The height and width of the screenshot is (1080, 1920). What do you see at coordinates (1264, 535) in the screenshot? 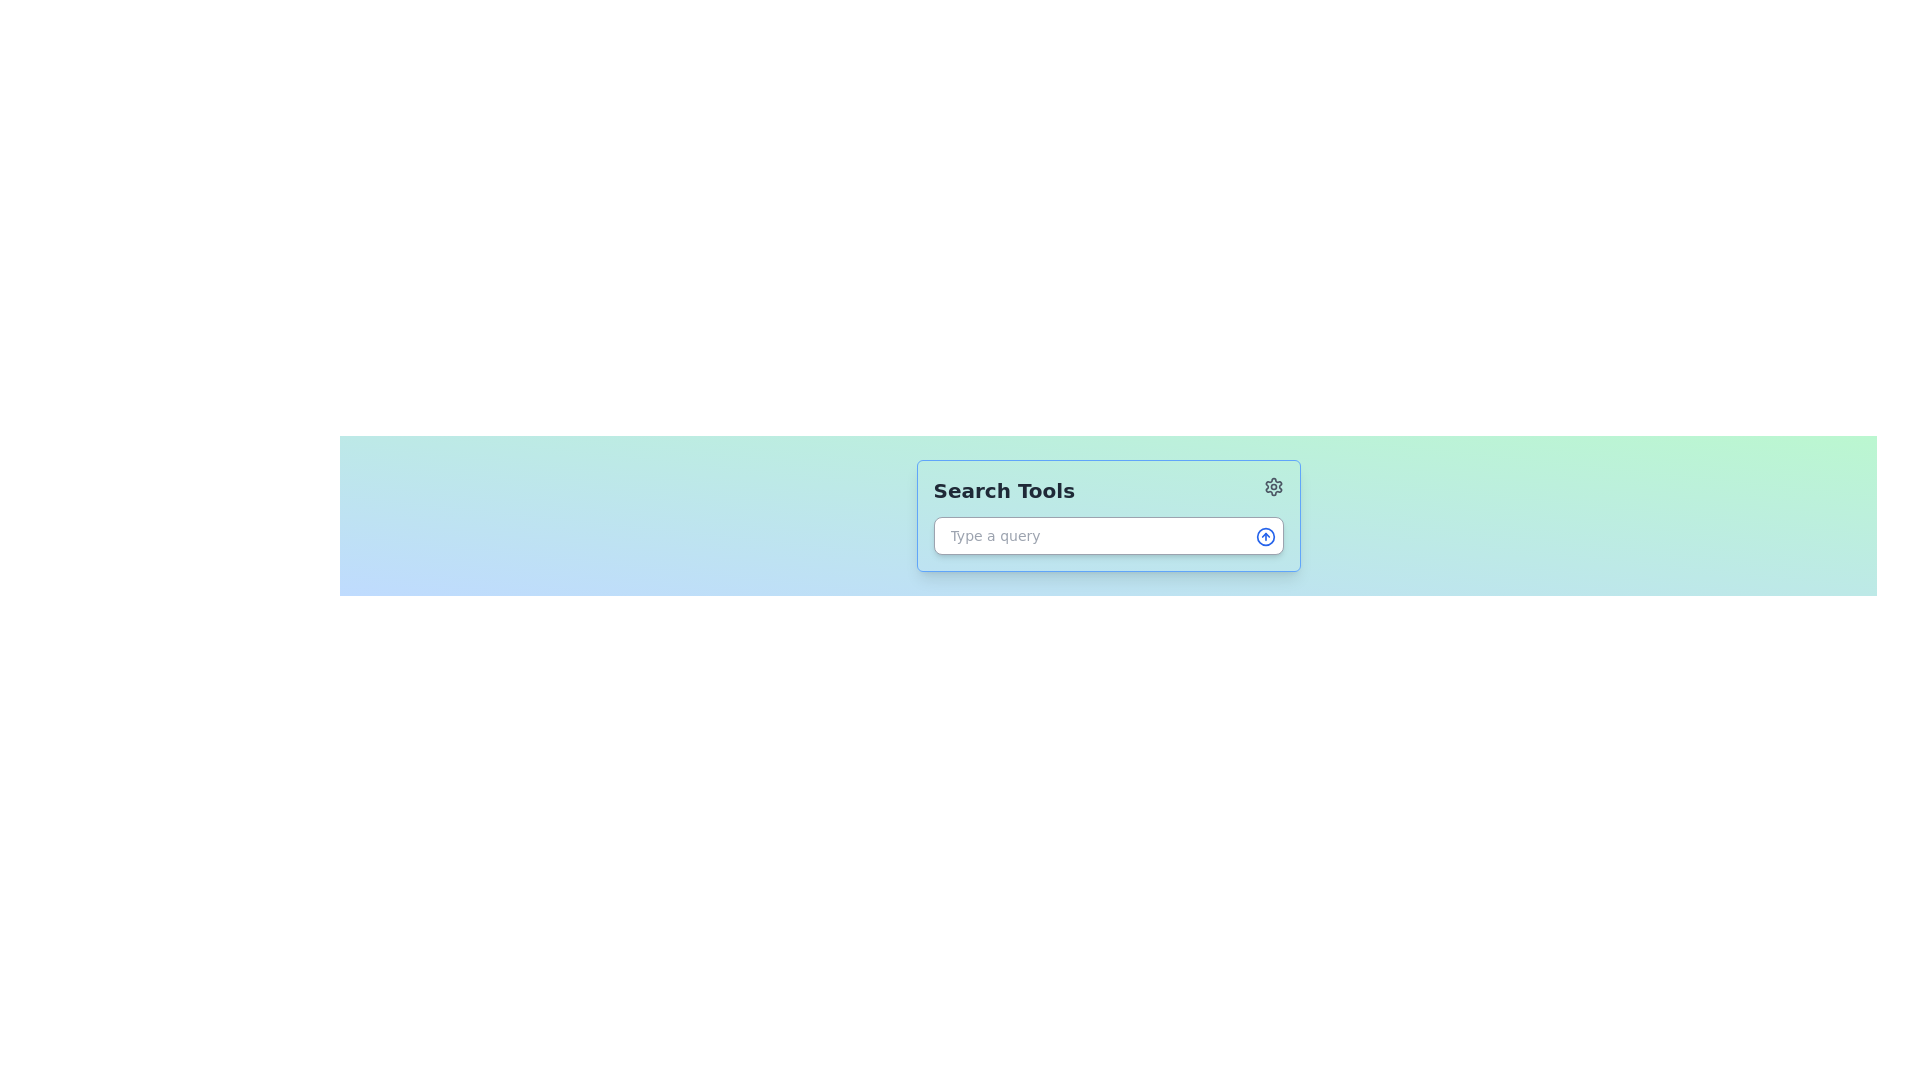
I see `the upward arrow icon button located at the top-right corner of the search bar` at bounding box center [1264, 535].